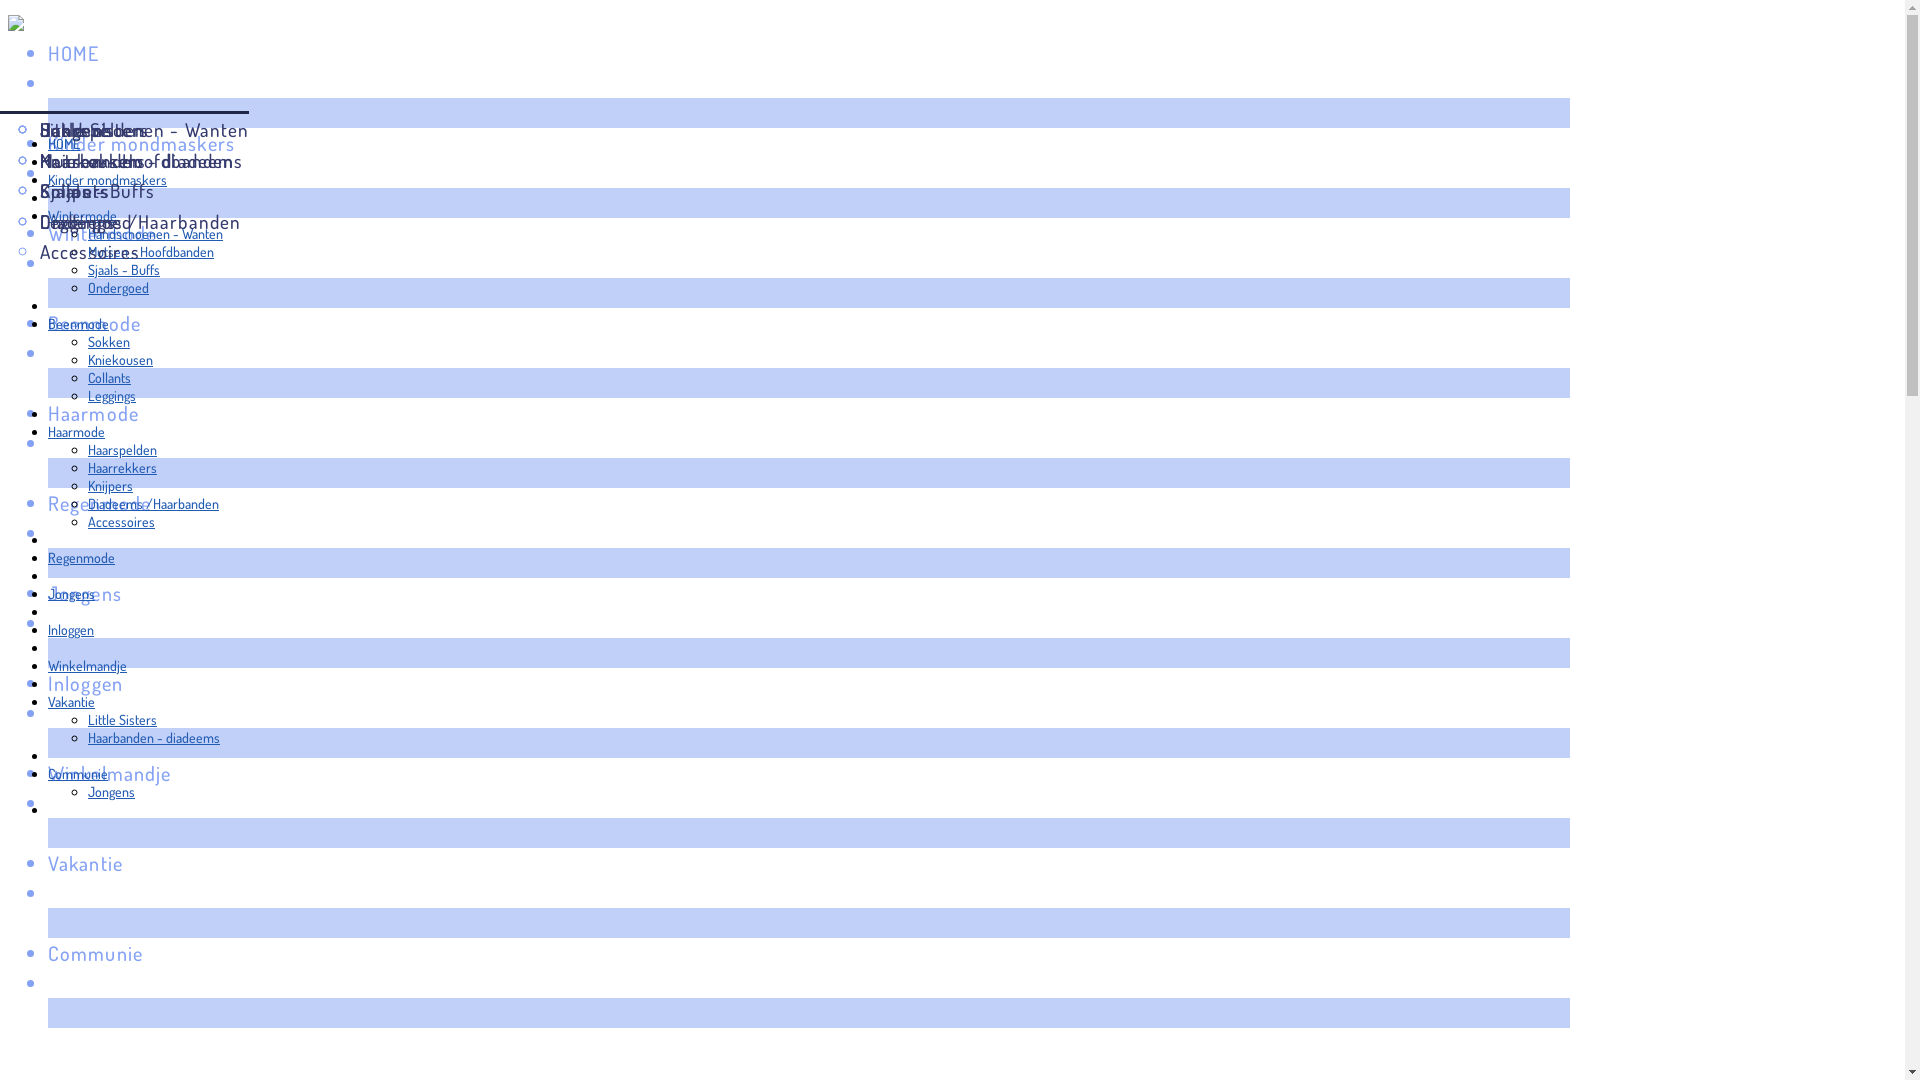 Image resolution: width=1920 pixels, height=1080 pixels. What do you see at coordinates (109, 485) in the screenshot?
I see `'Knijpers'` at bounding box center [109, 485].